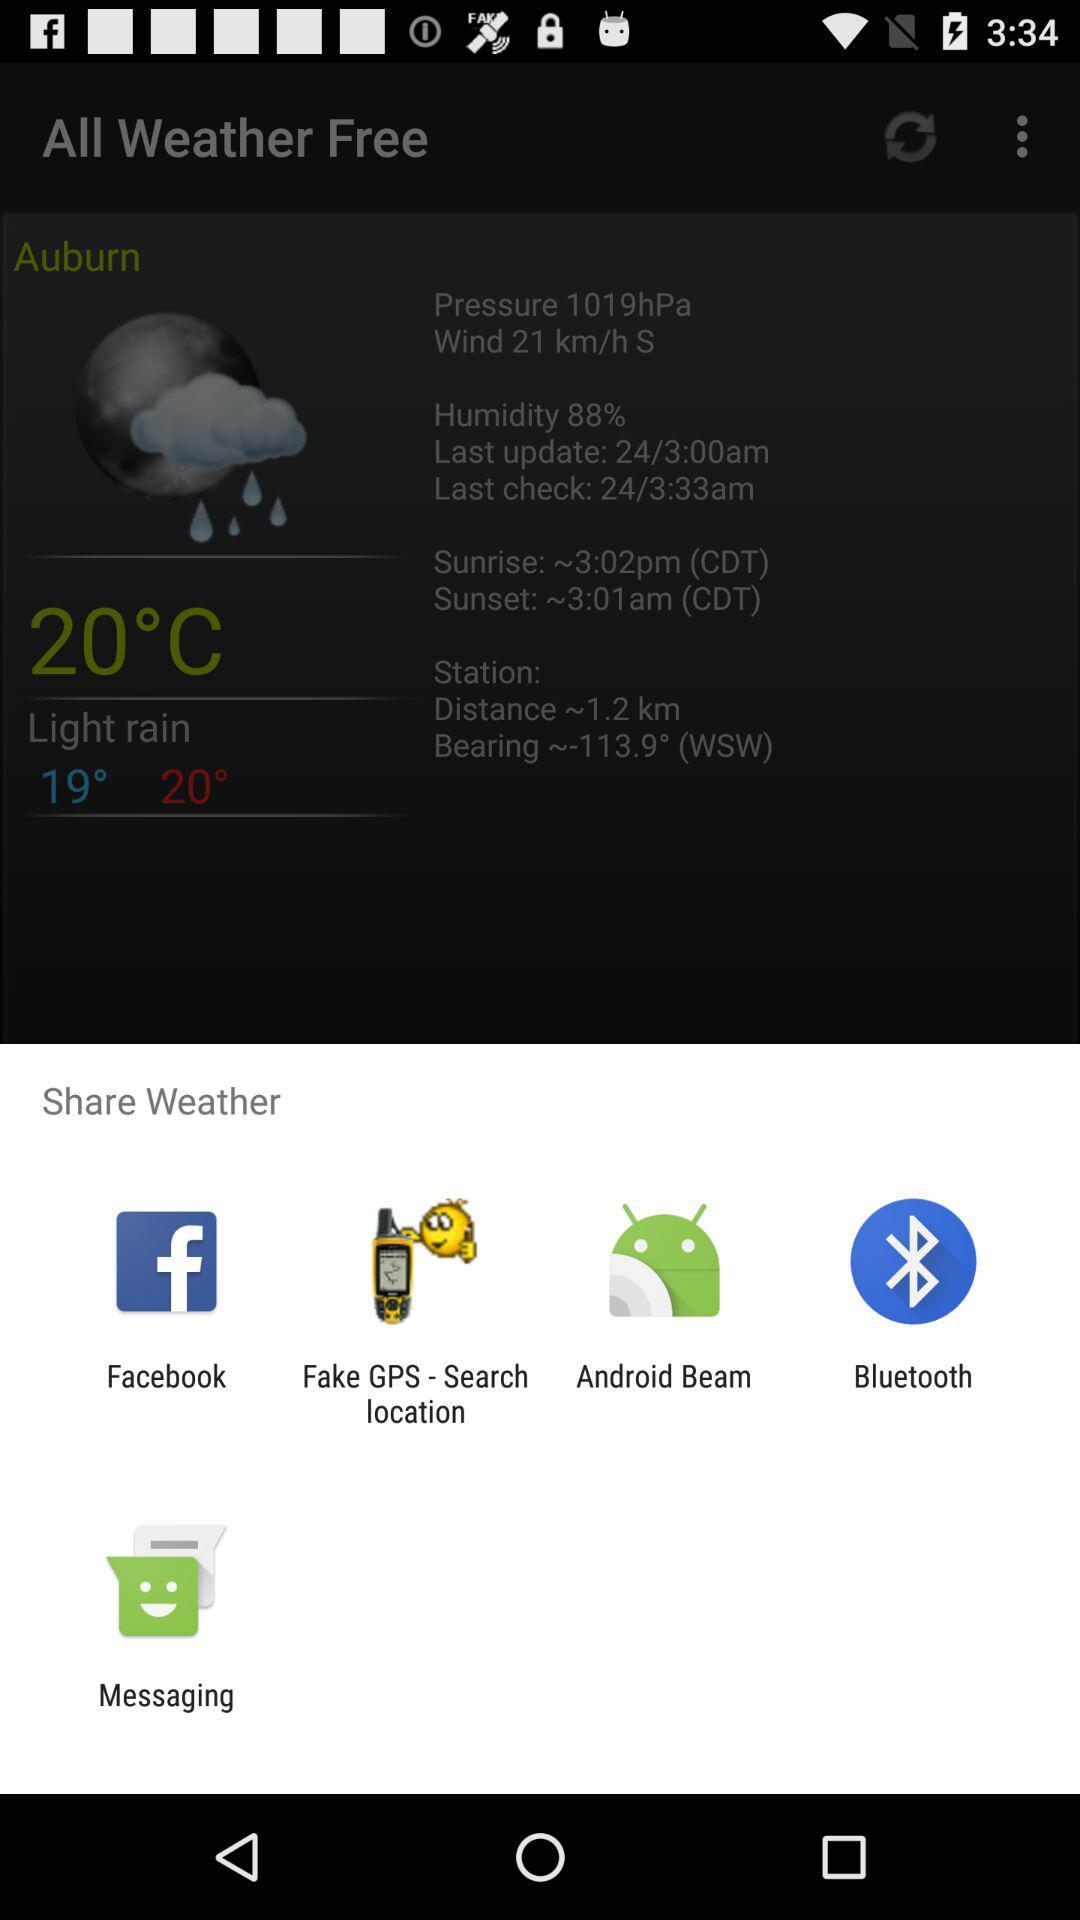 The height and width of the screenshot is (1920, 1080). I want to click on the messaging, so click(165, 1711).